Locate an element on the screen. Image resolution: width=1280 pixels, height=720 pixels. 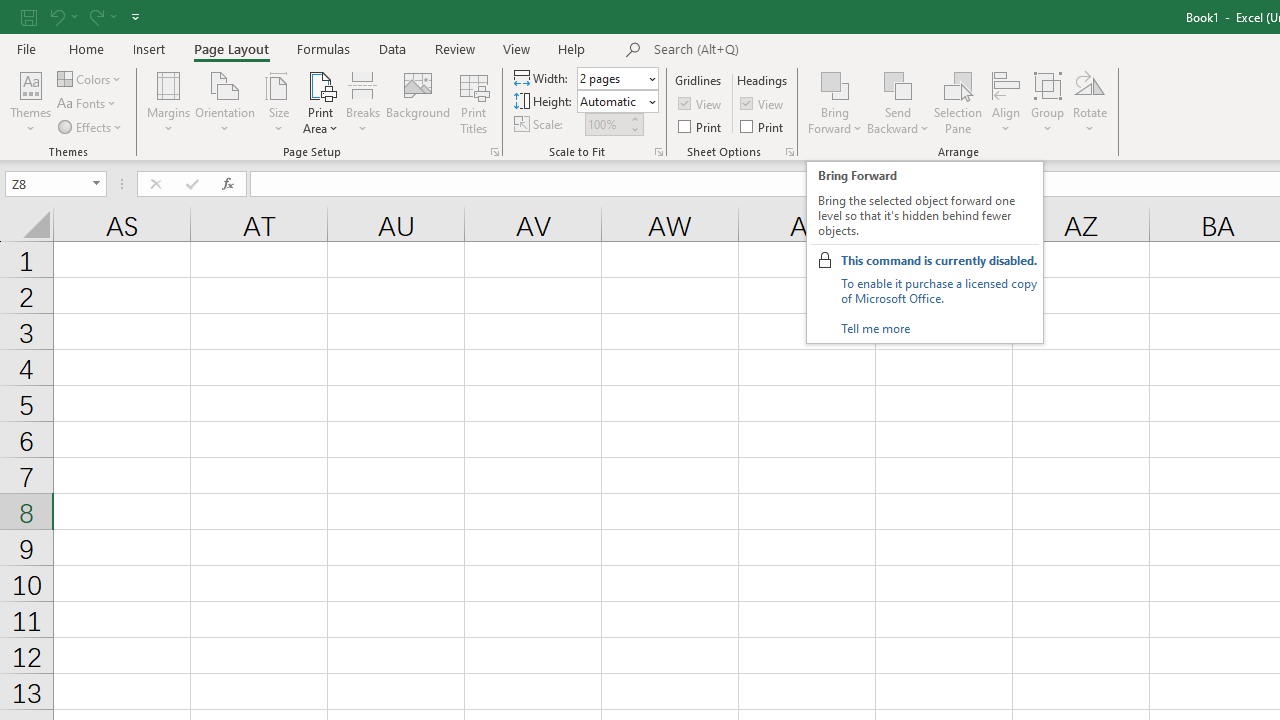
'More' is located at coordinates (633, 118).